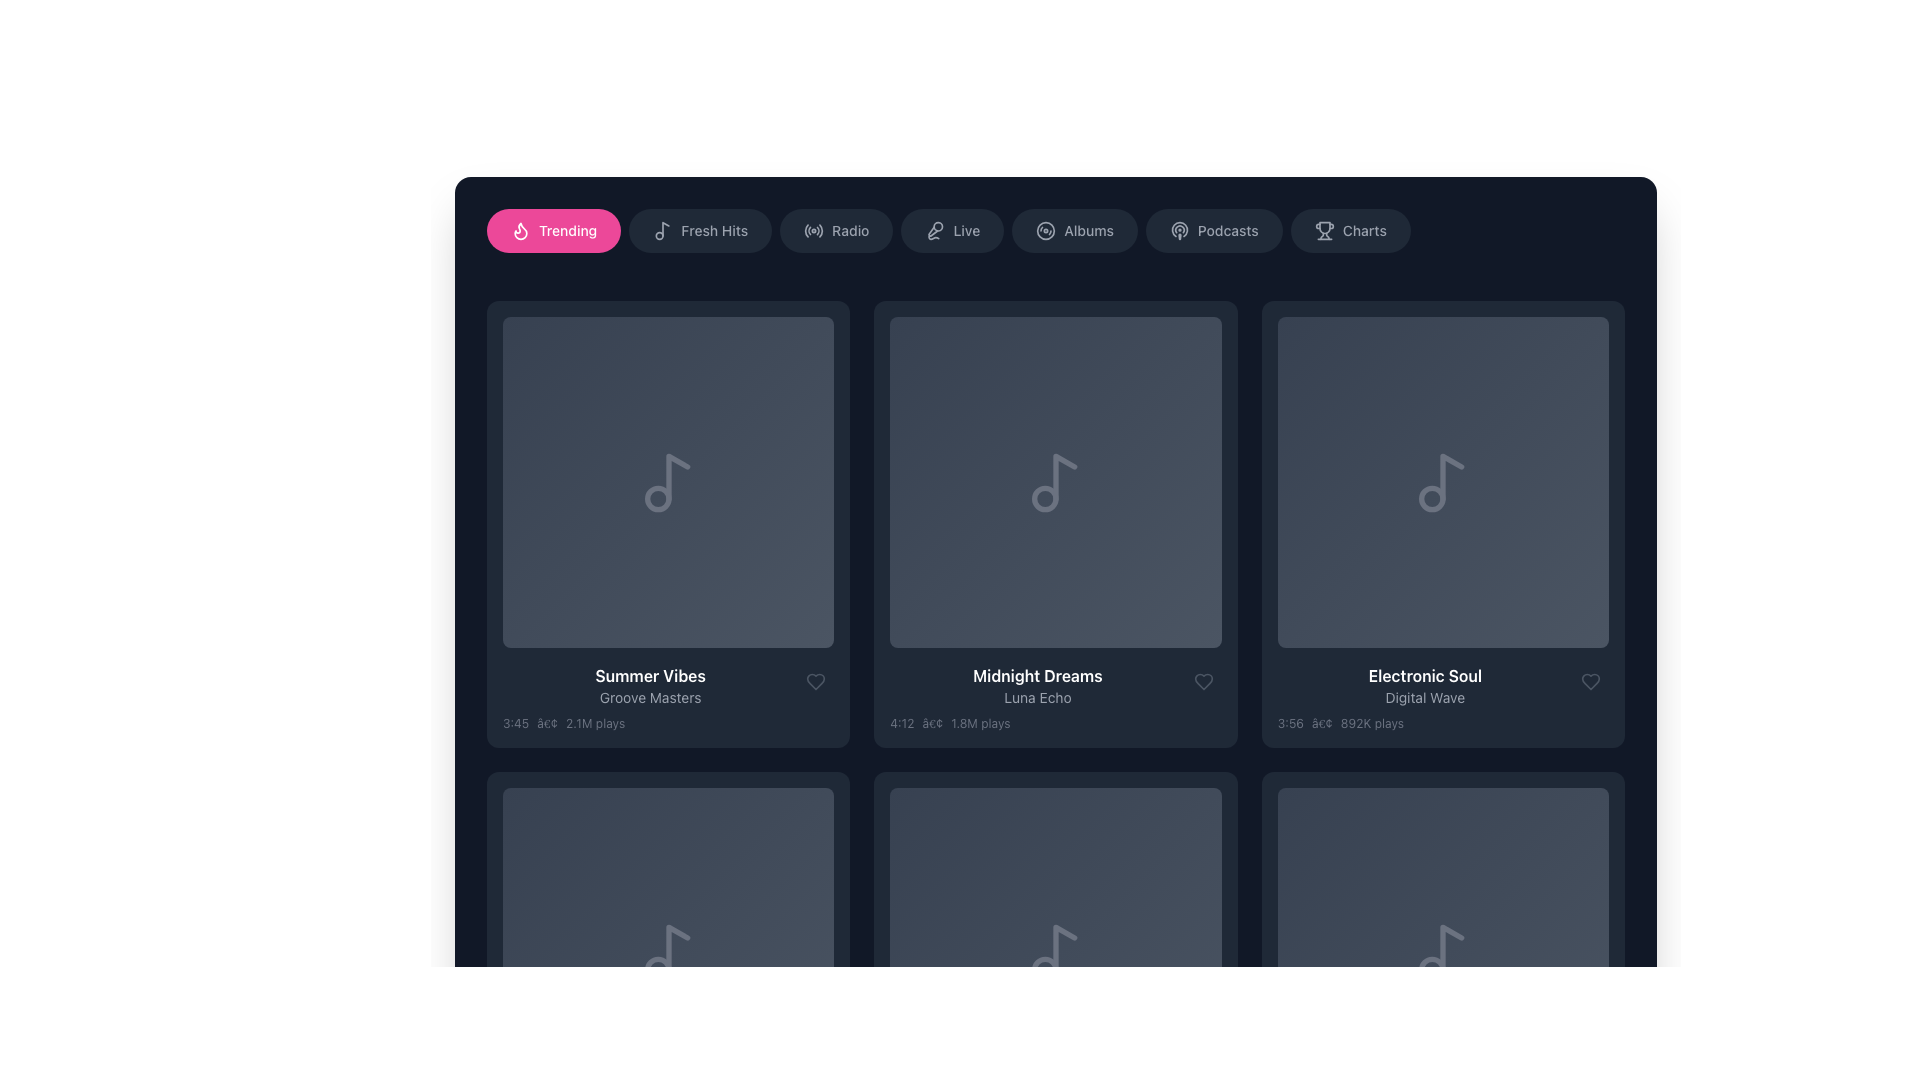 This screenshot has height=1080, width=1920. I want to click on the 'Radio' navigation icon, which is the third icon from the left in the horizontal navigation bar at the top of the application interface, so click(814, 230).